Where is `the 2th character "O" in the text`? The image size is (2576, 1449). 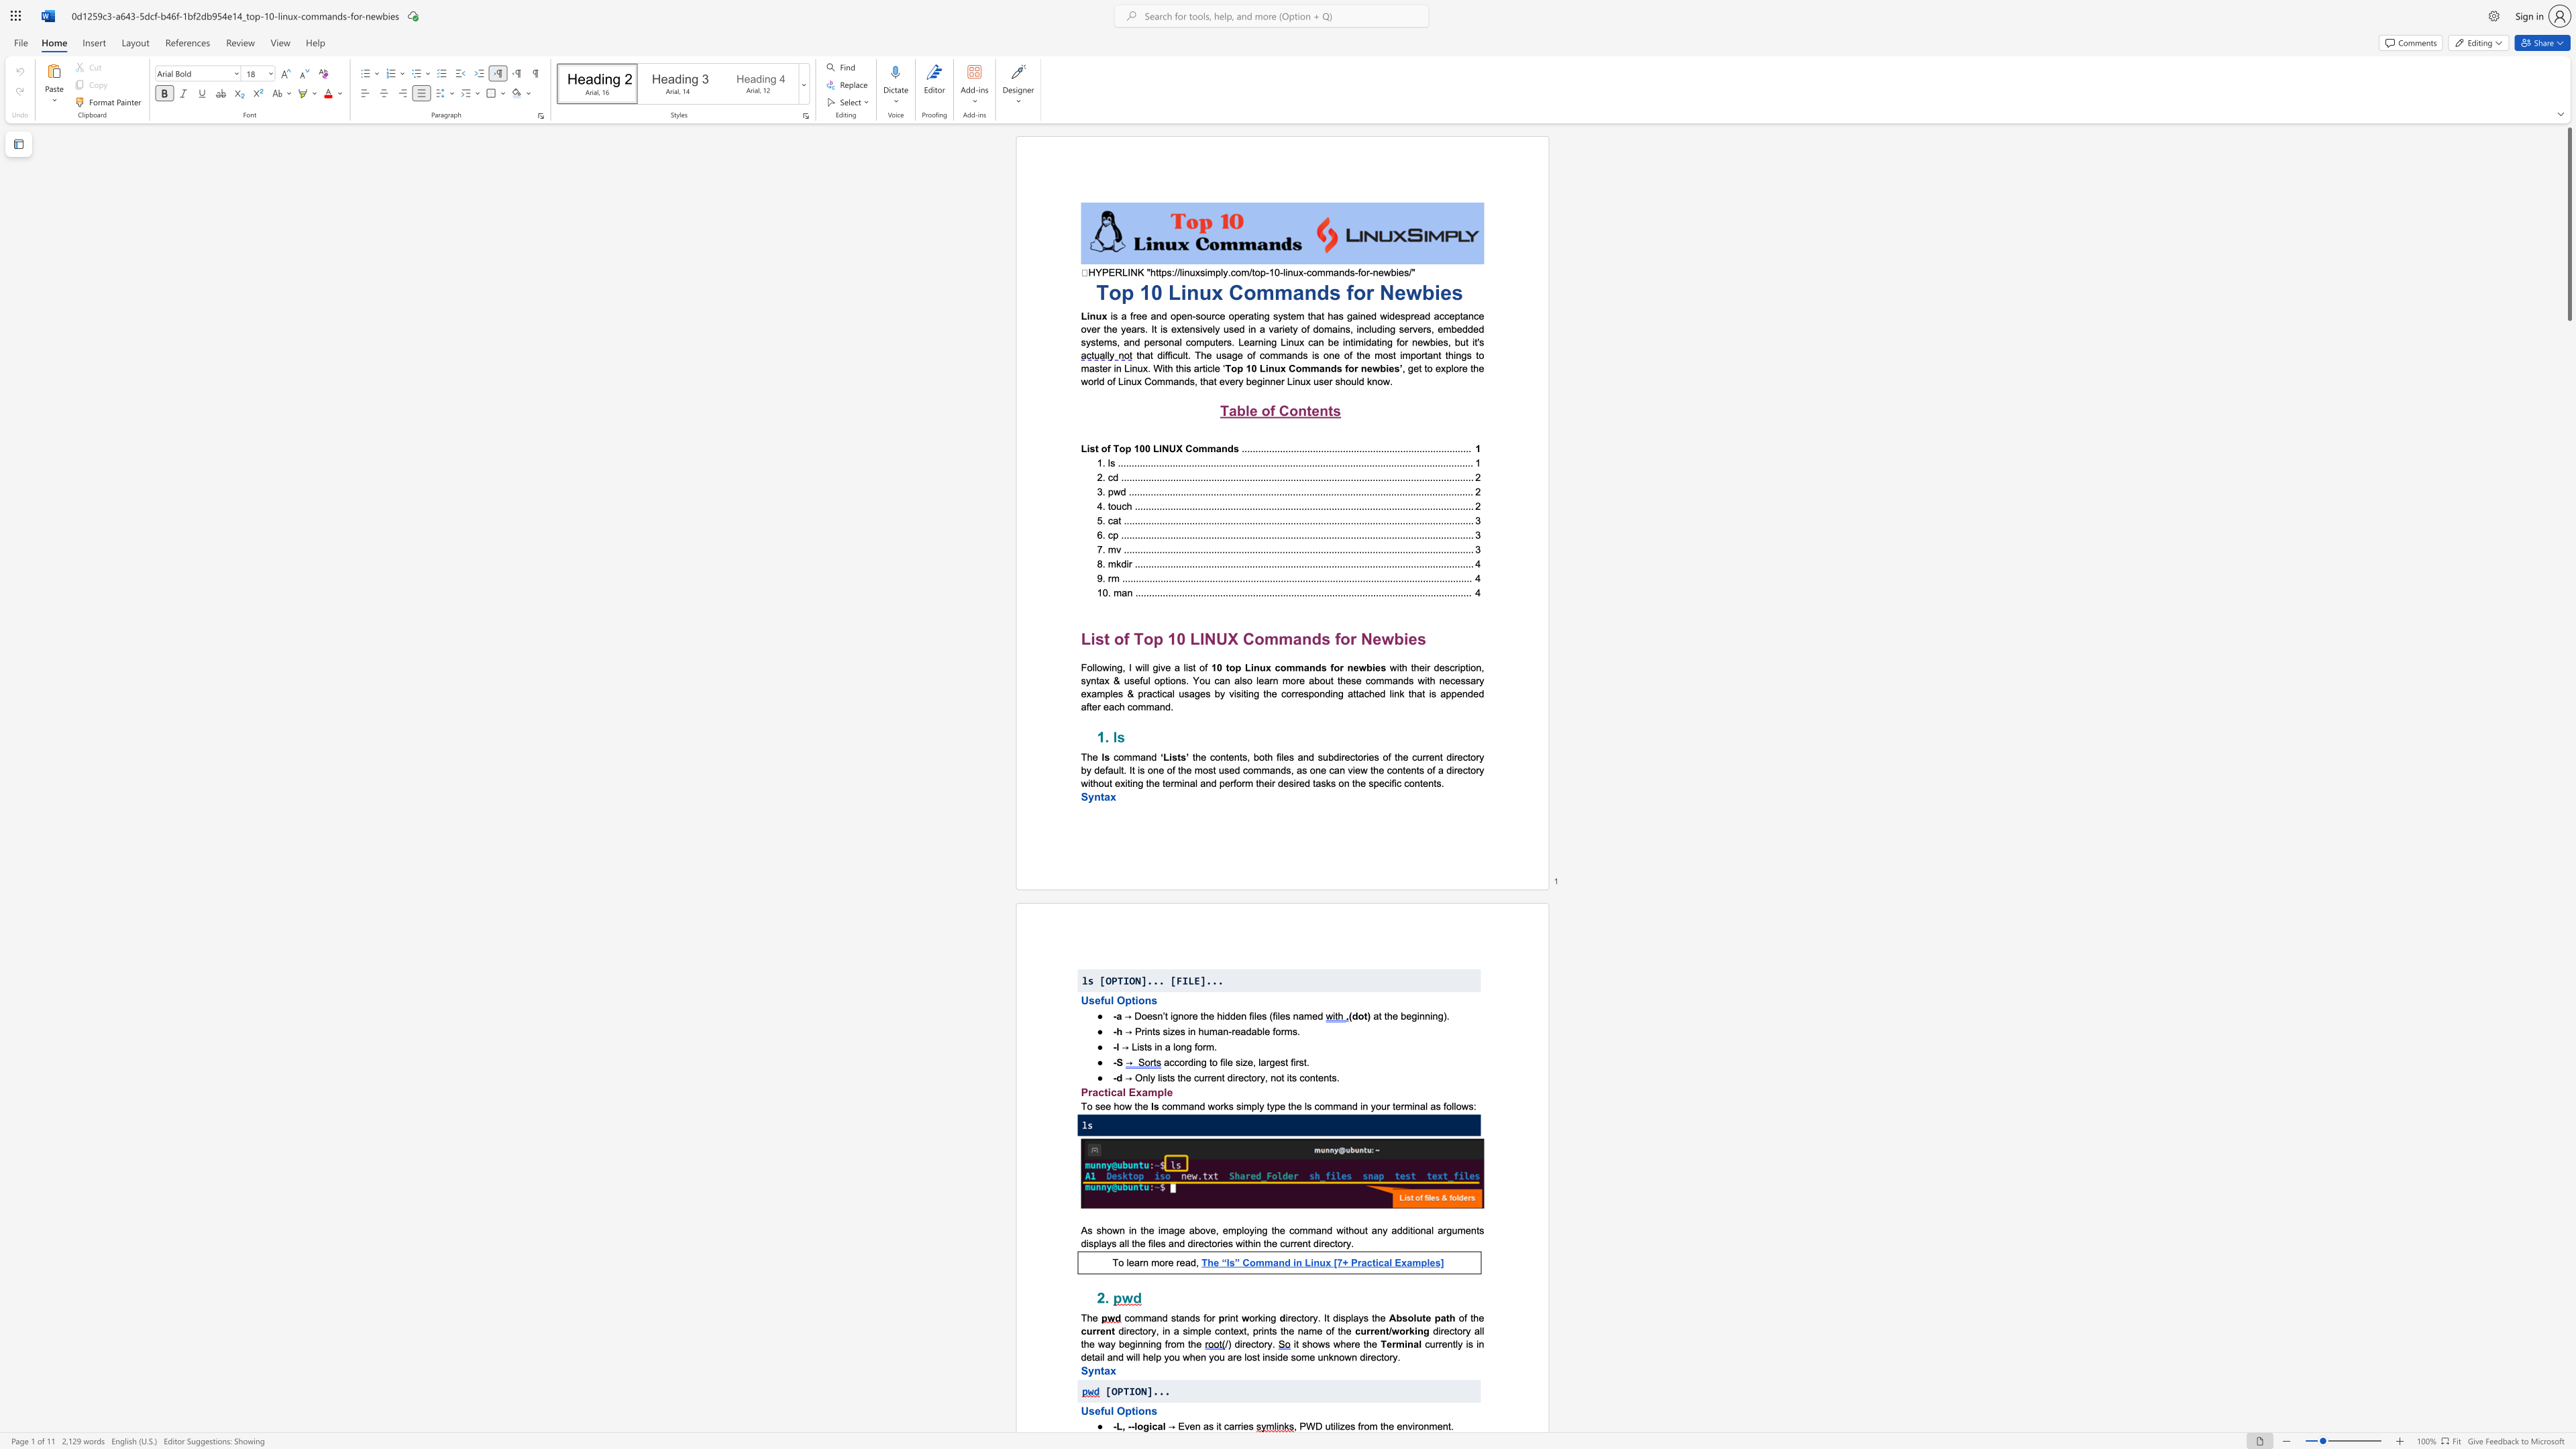 the 2th character "O" in the text is located at coordinates (1137, 1391).